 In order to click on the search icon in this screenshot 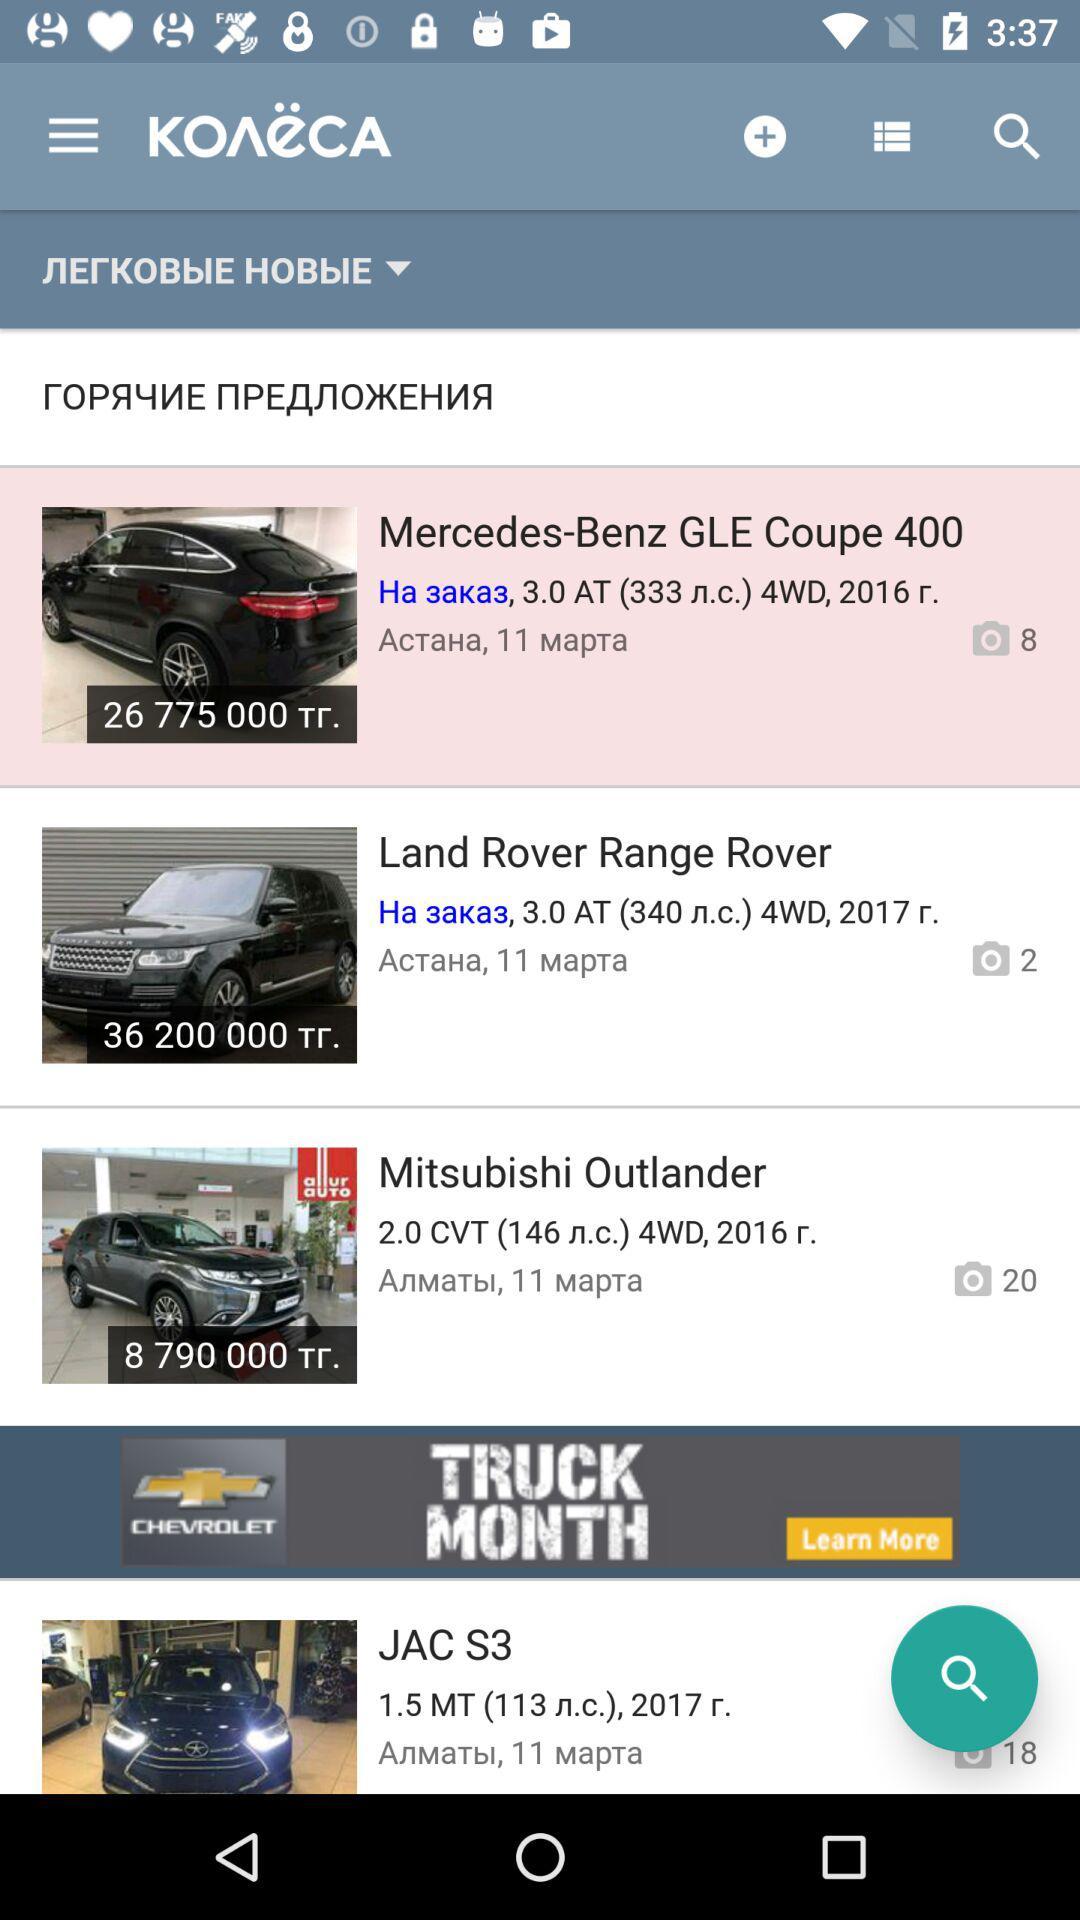, I will do `click(963, 1678)`.